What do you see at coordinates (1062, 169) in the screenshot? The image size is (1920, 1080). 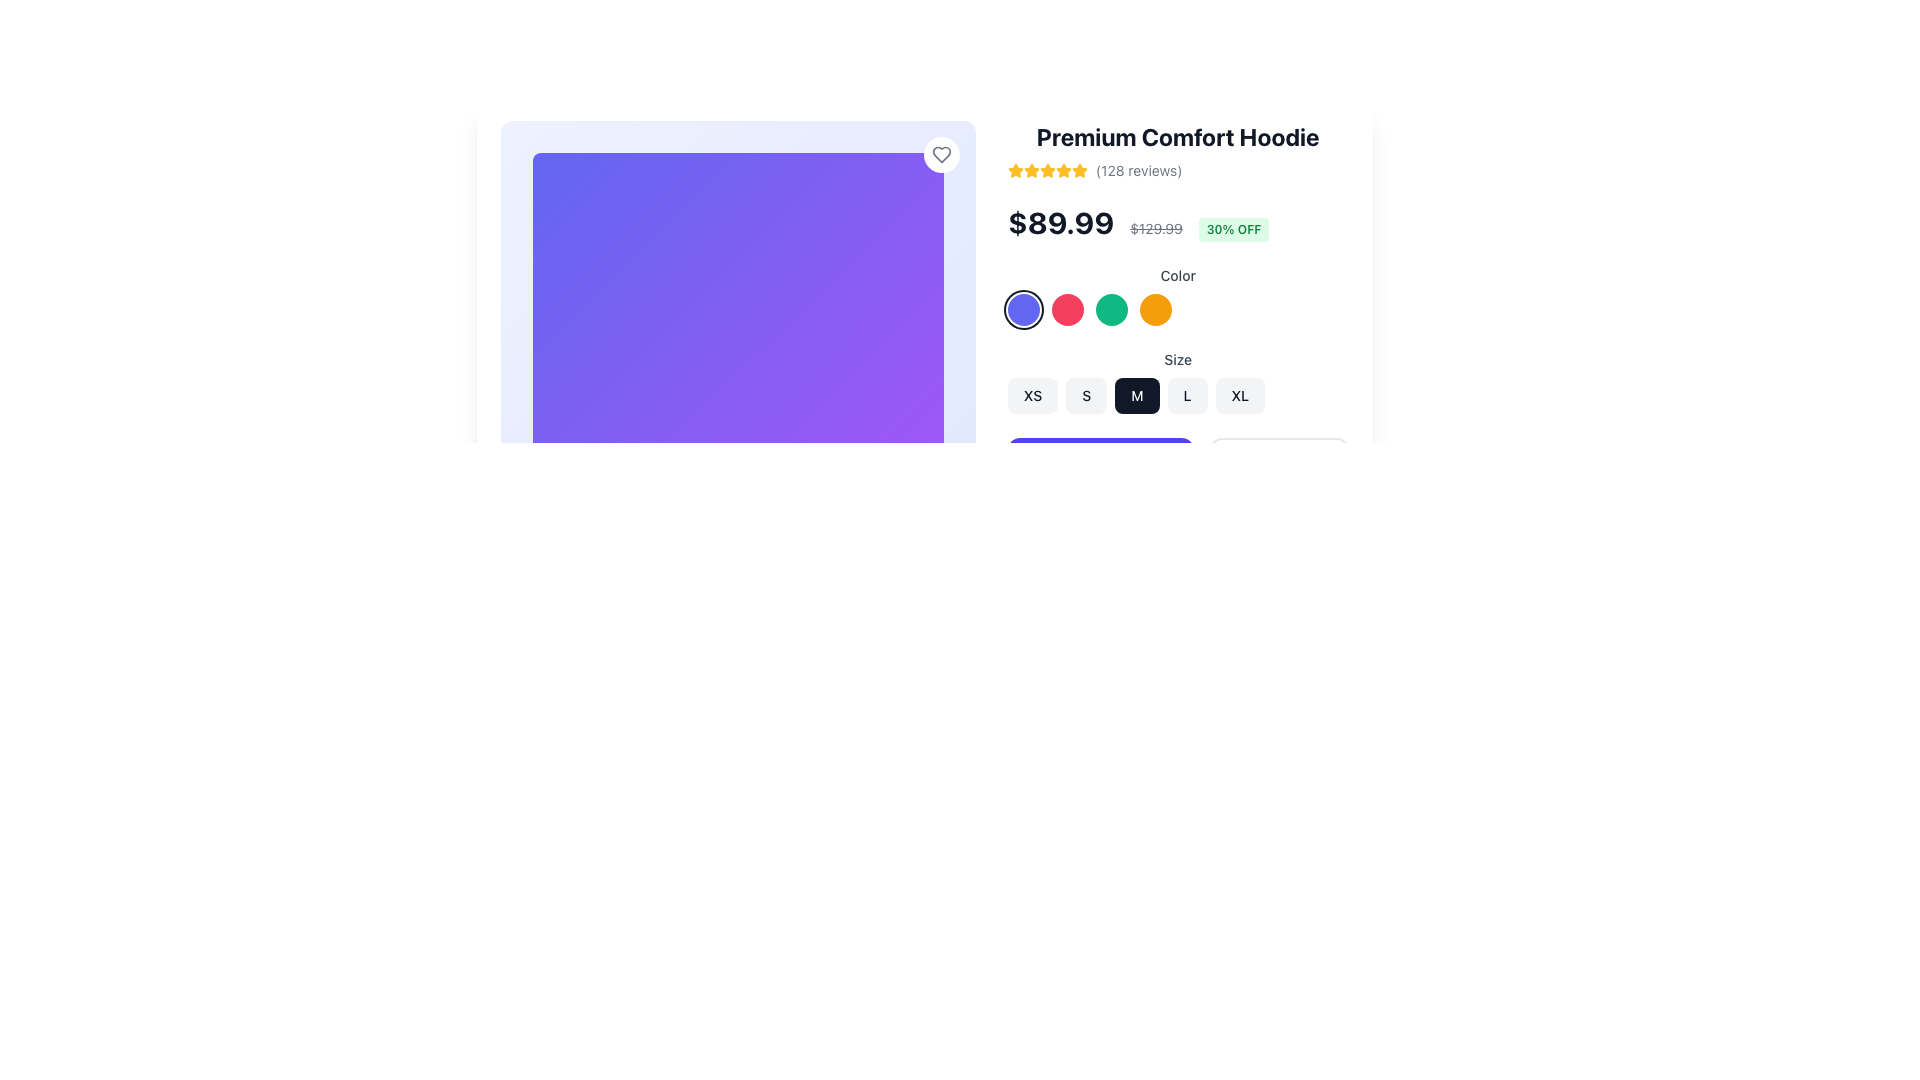 I see `the fourth star icon representing the product rating for 'Premium Comfort Hoodie', located above the review count text '(128 reviews)'` at bounding box center [1062, 169].